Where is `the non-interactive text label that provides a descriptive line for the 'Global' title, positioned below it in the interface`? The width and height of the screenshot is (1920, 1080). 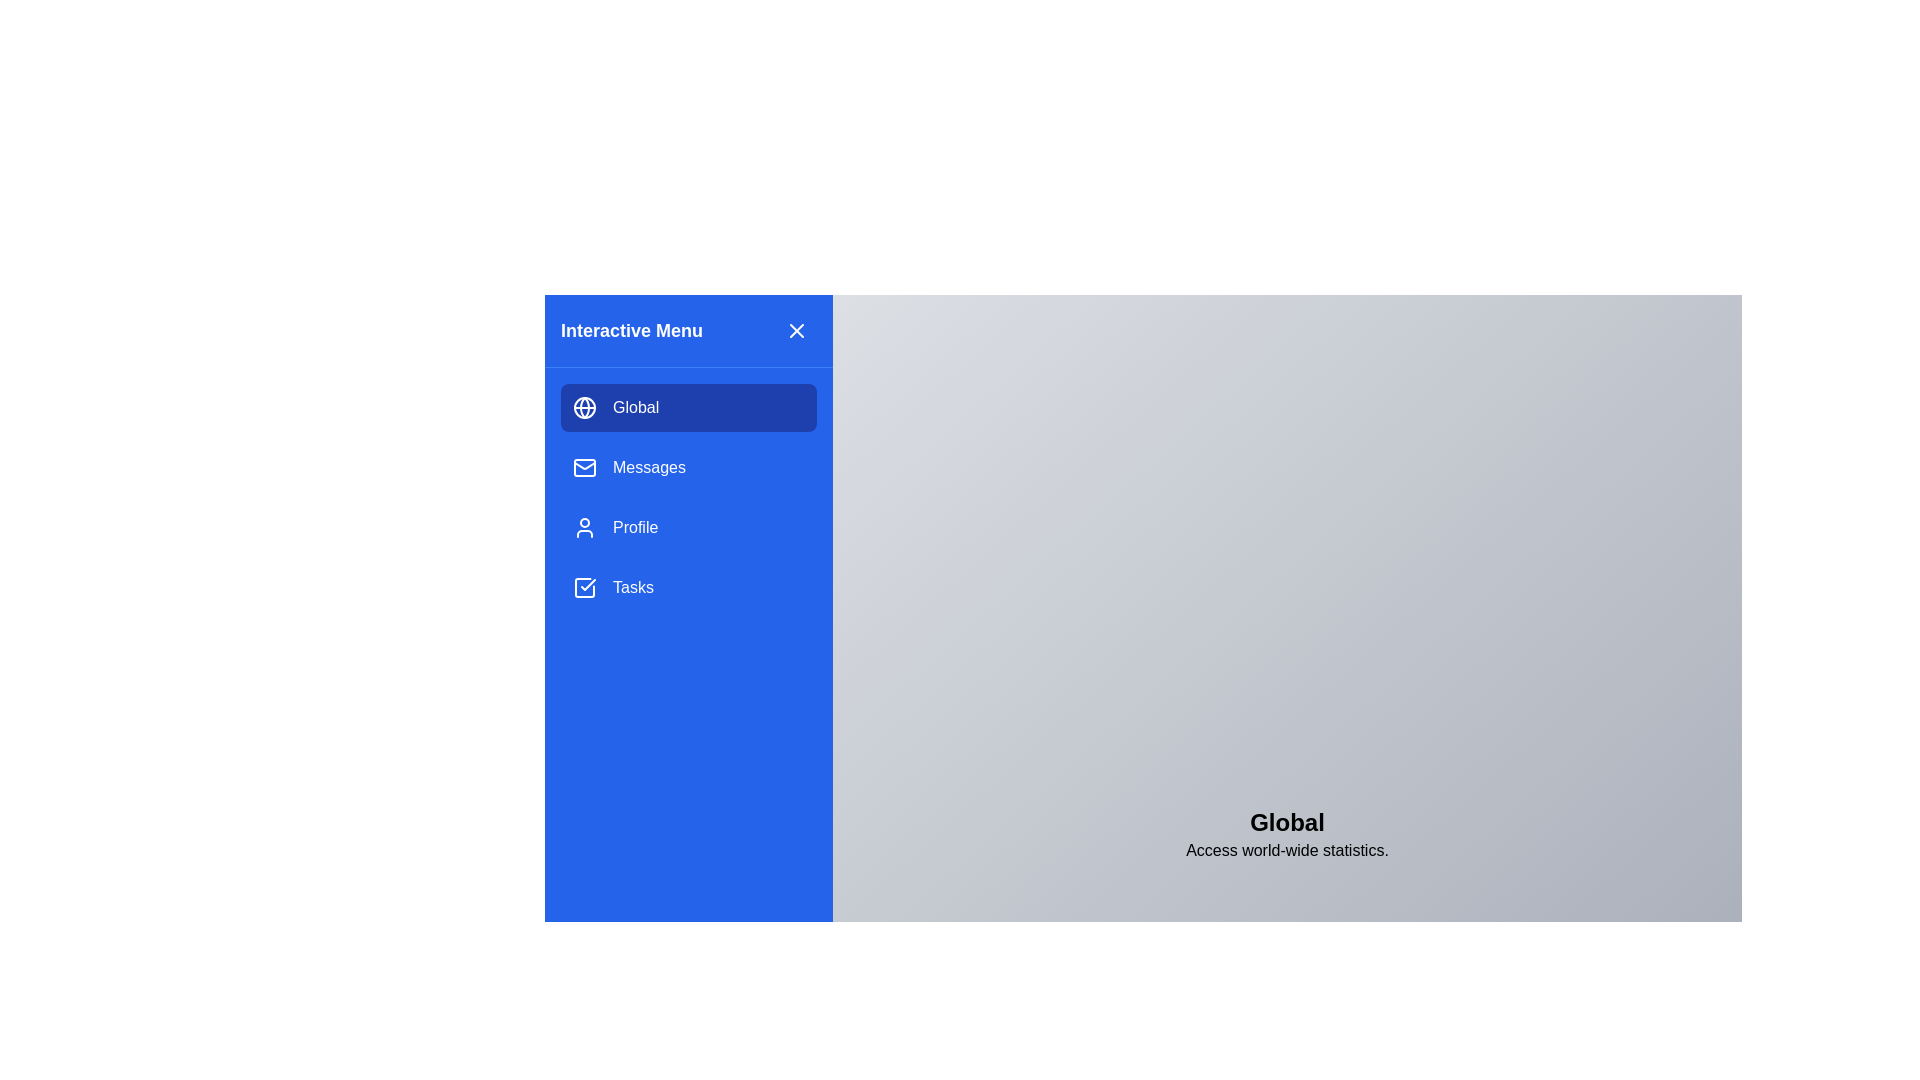
the non-interactive text label that provides a descriptive line for the 'Global' title, positioned below it in the interface is located at coordinates (1287, 851).